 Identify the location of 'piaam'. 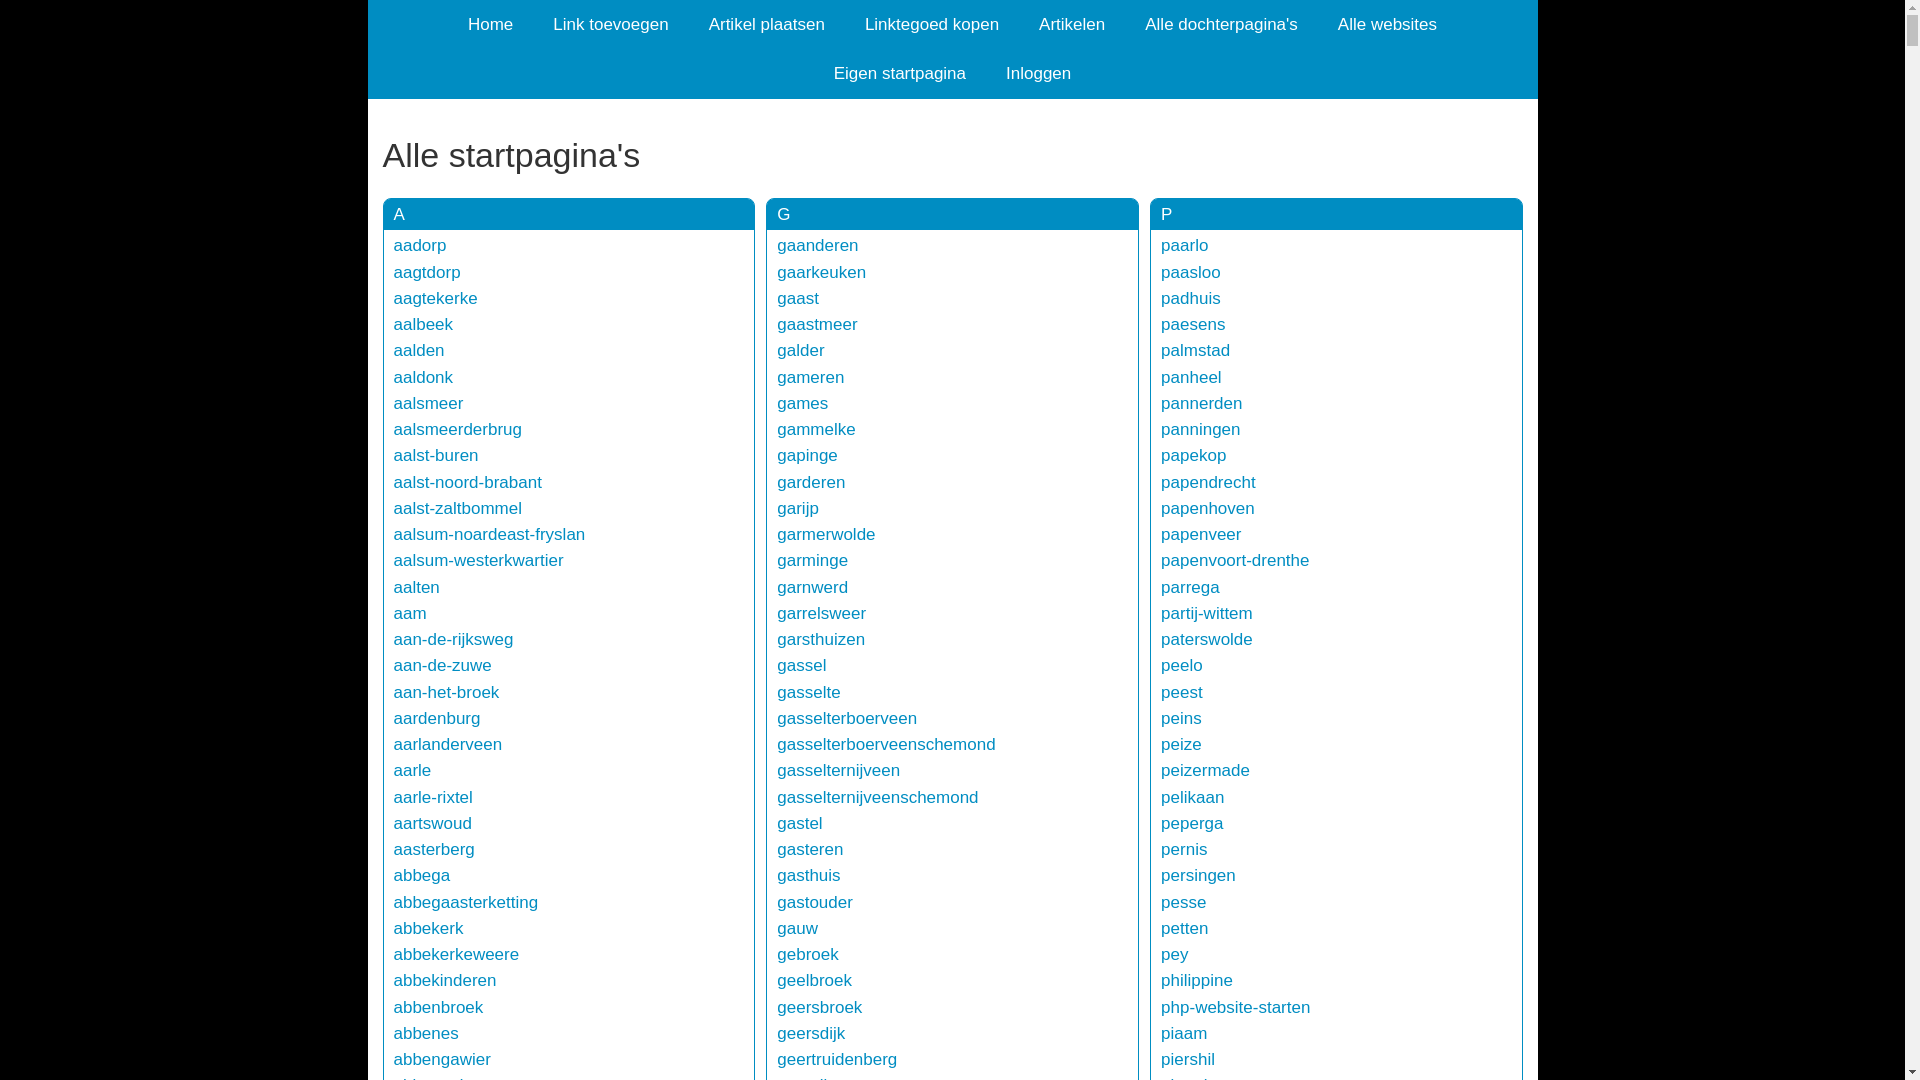
(1184, 1033).